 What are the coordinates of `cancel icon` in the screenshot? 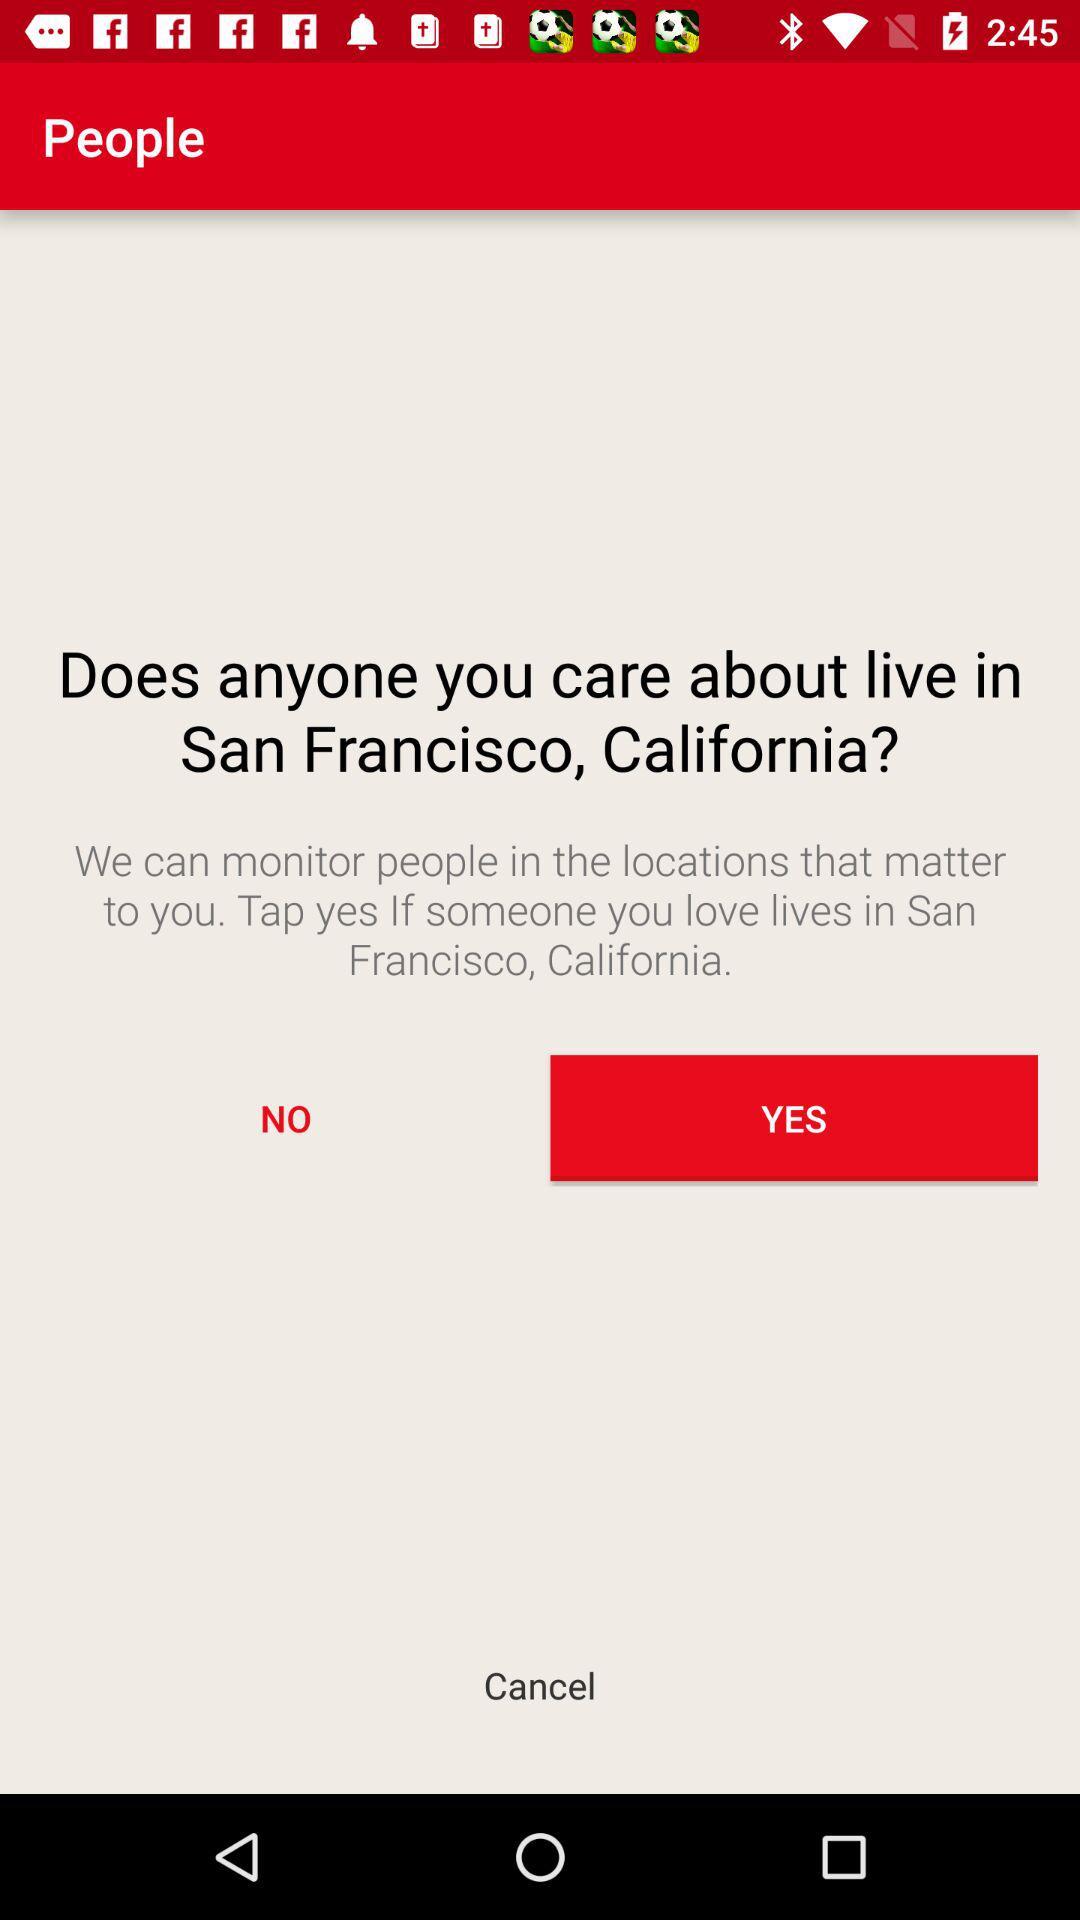 It's located at (540, 1684).